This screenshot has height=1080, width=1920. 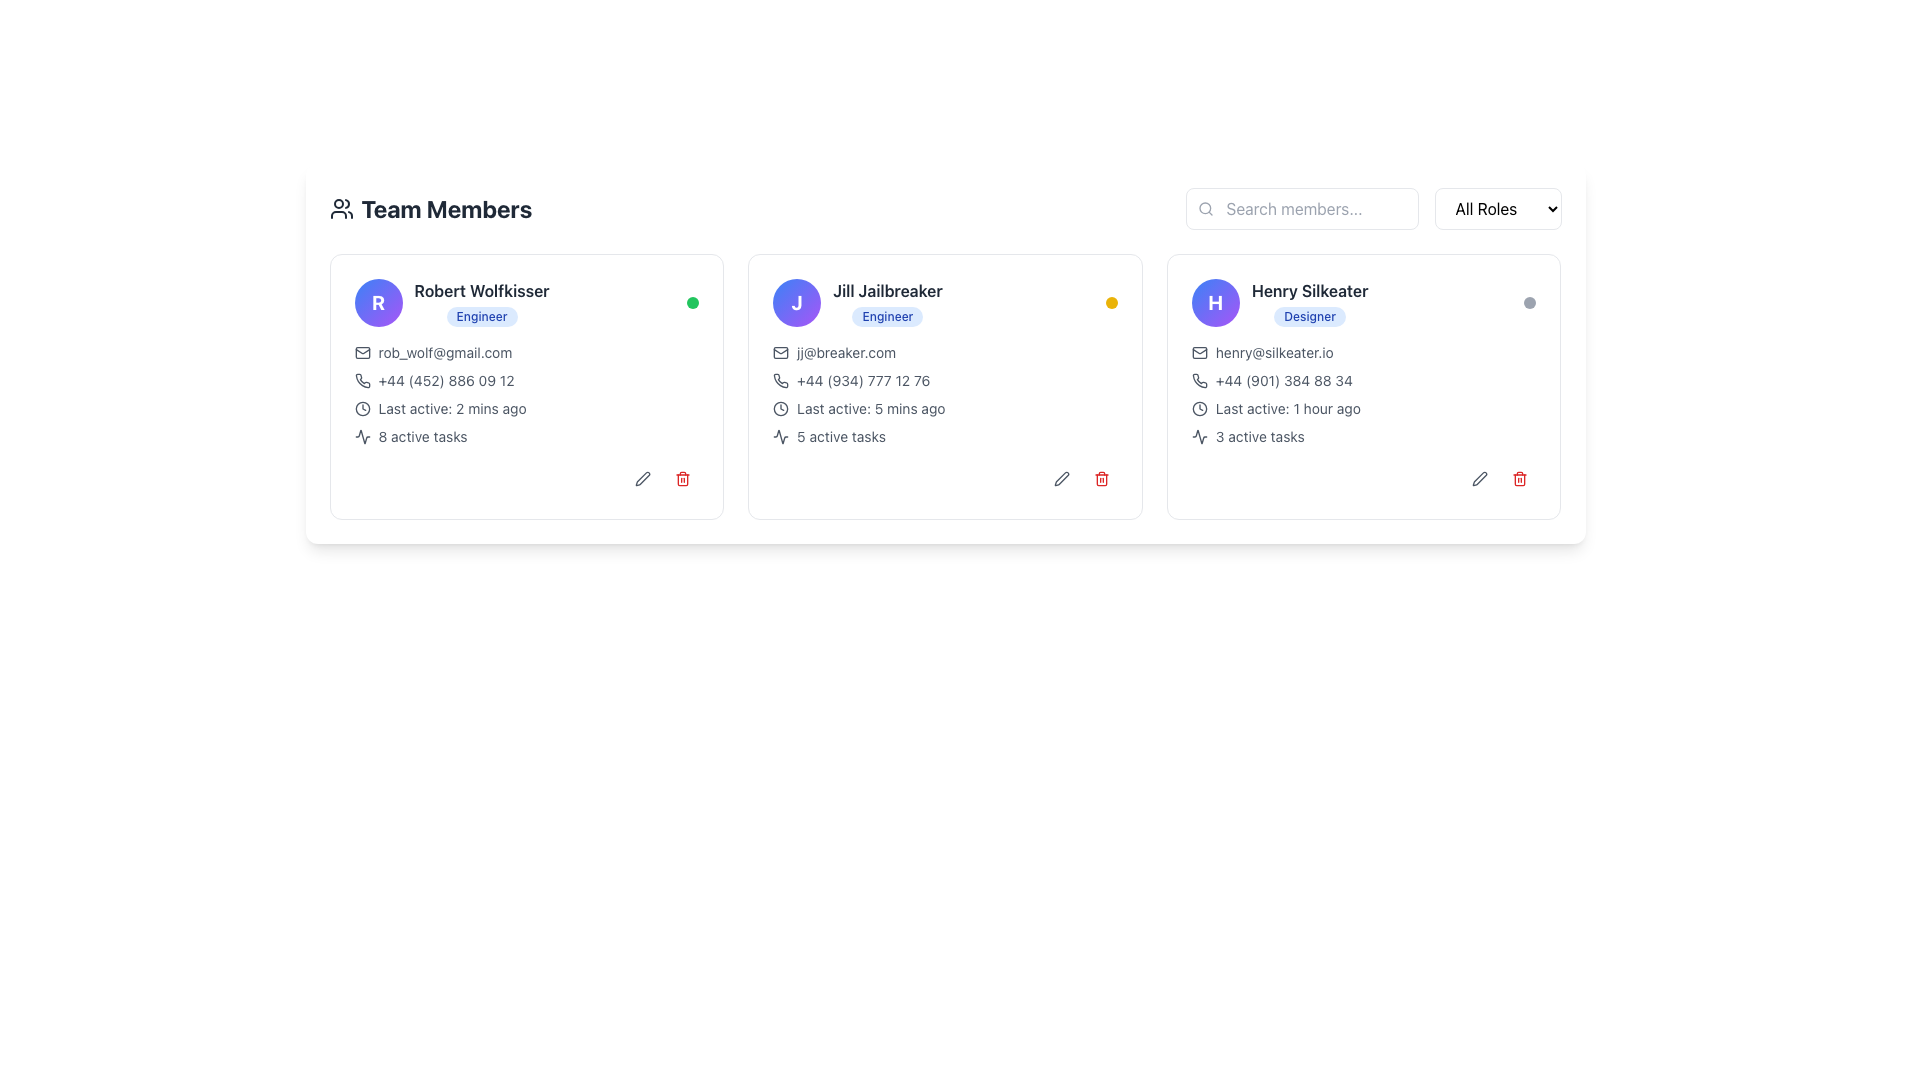 What do you see at coordinates (526, 303) in the screenshot?
I see `the user's avatar located in the Composite information panel at the top section of the first card in the team members list` at bounding box center [526, 303].